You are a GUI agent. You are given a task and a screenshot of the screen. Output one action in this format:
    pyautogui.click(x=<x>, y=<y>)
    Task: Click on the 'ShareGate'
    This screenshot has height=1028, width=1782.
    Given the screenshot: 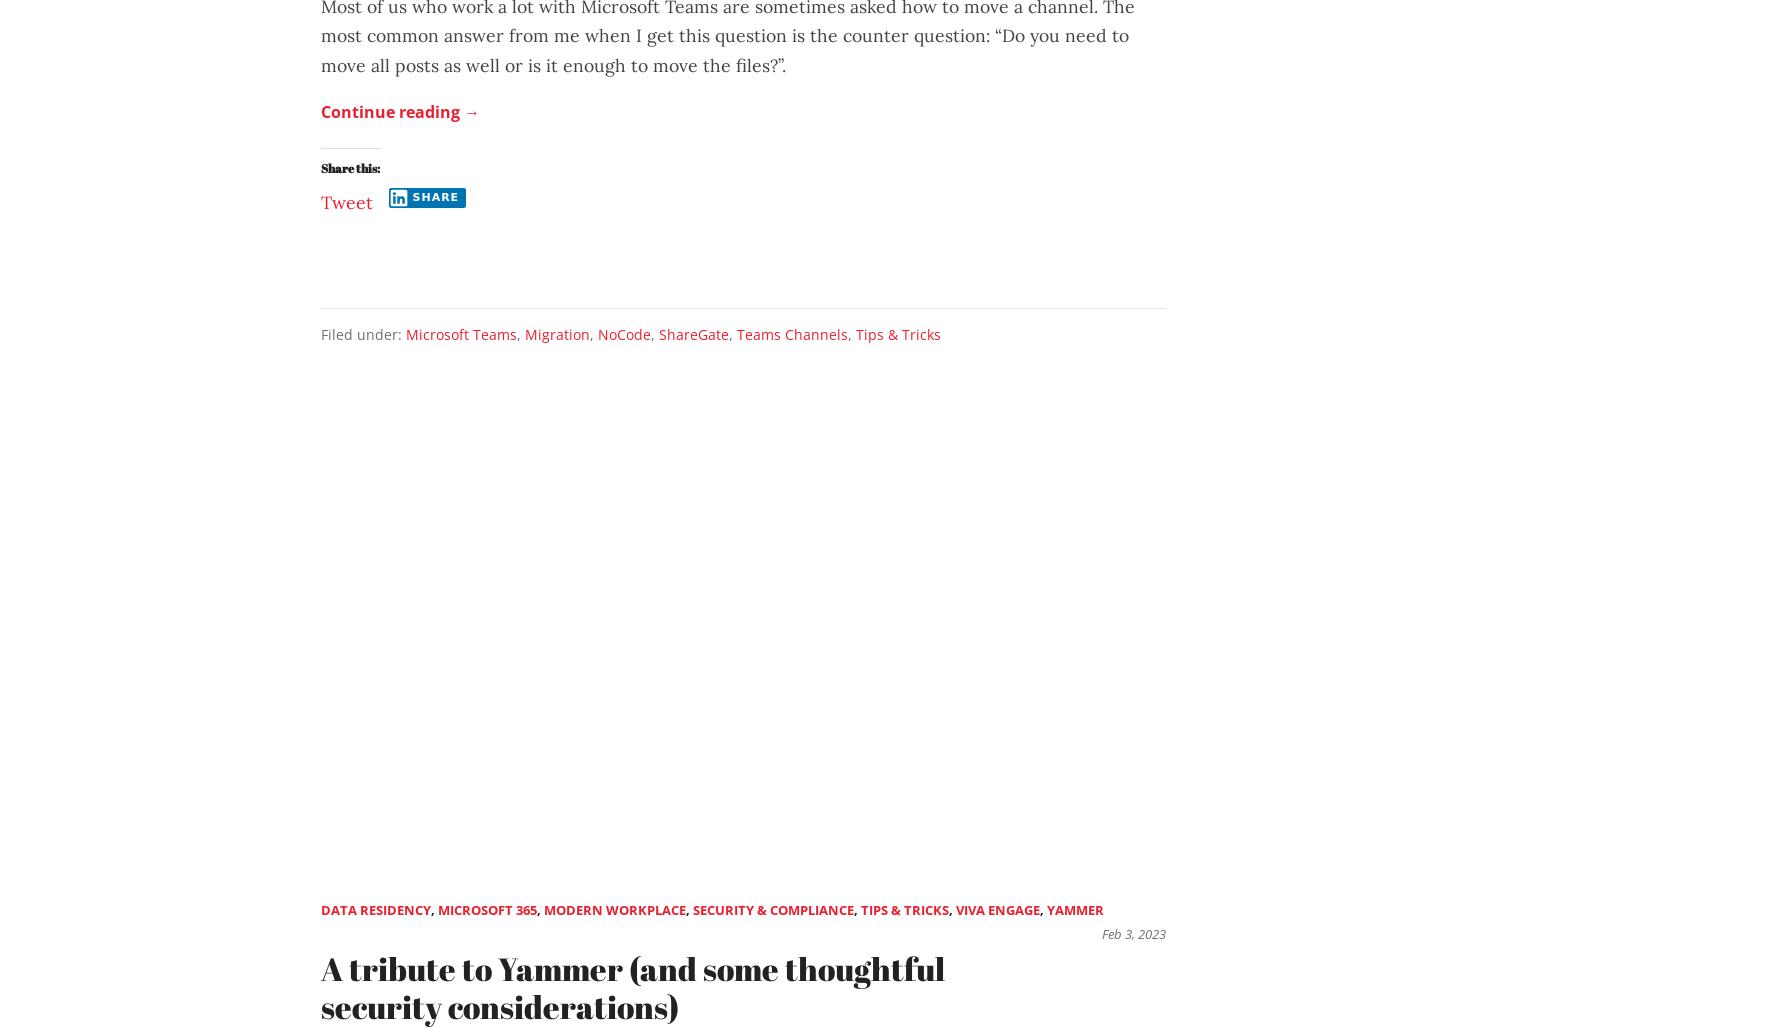 What is the action you would take?
    pyautogui.click(x=693, y=332)
    